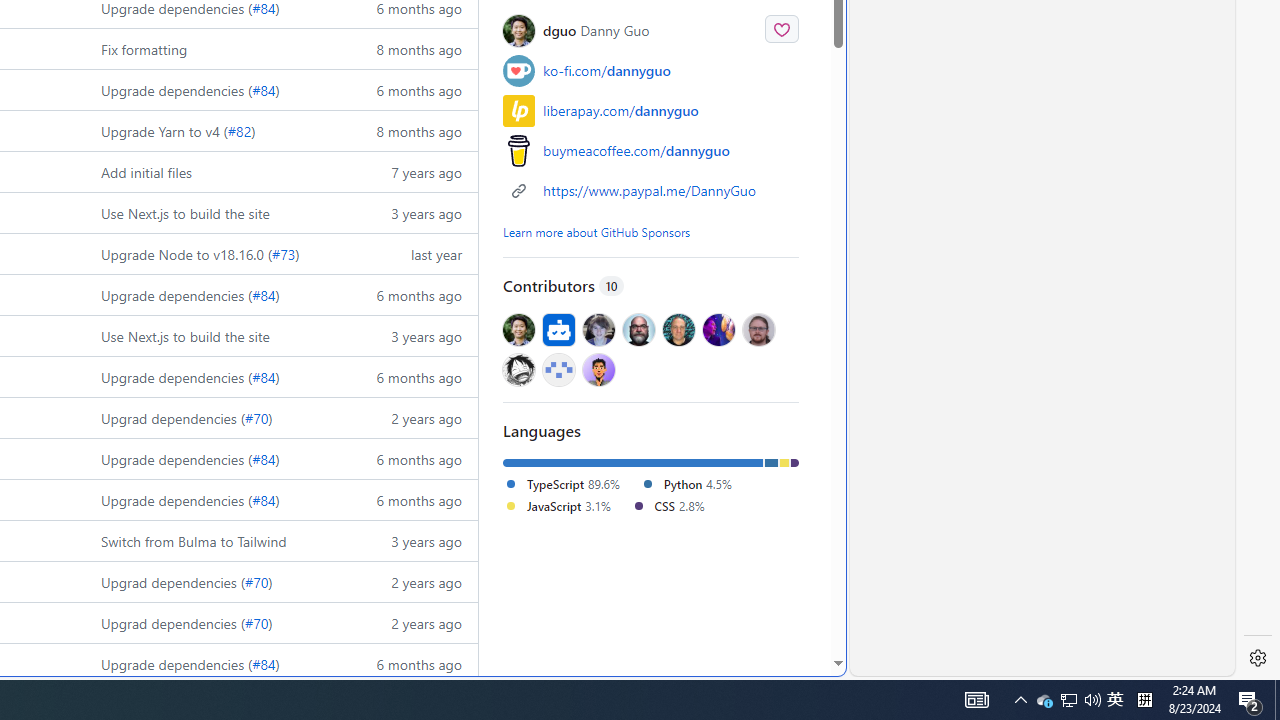 Image resolution: width=1280 pixels, height=720 pixels. Describe the element at coordinates (596, 230) in the screenshot. I see `'Learn more about GitHub Sponsors'` at that location.